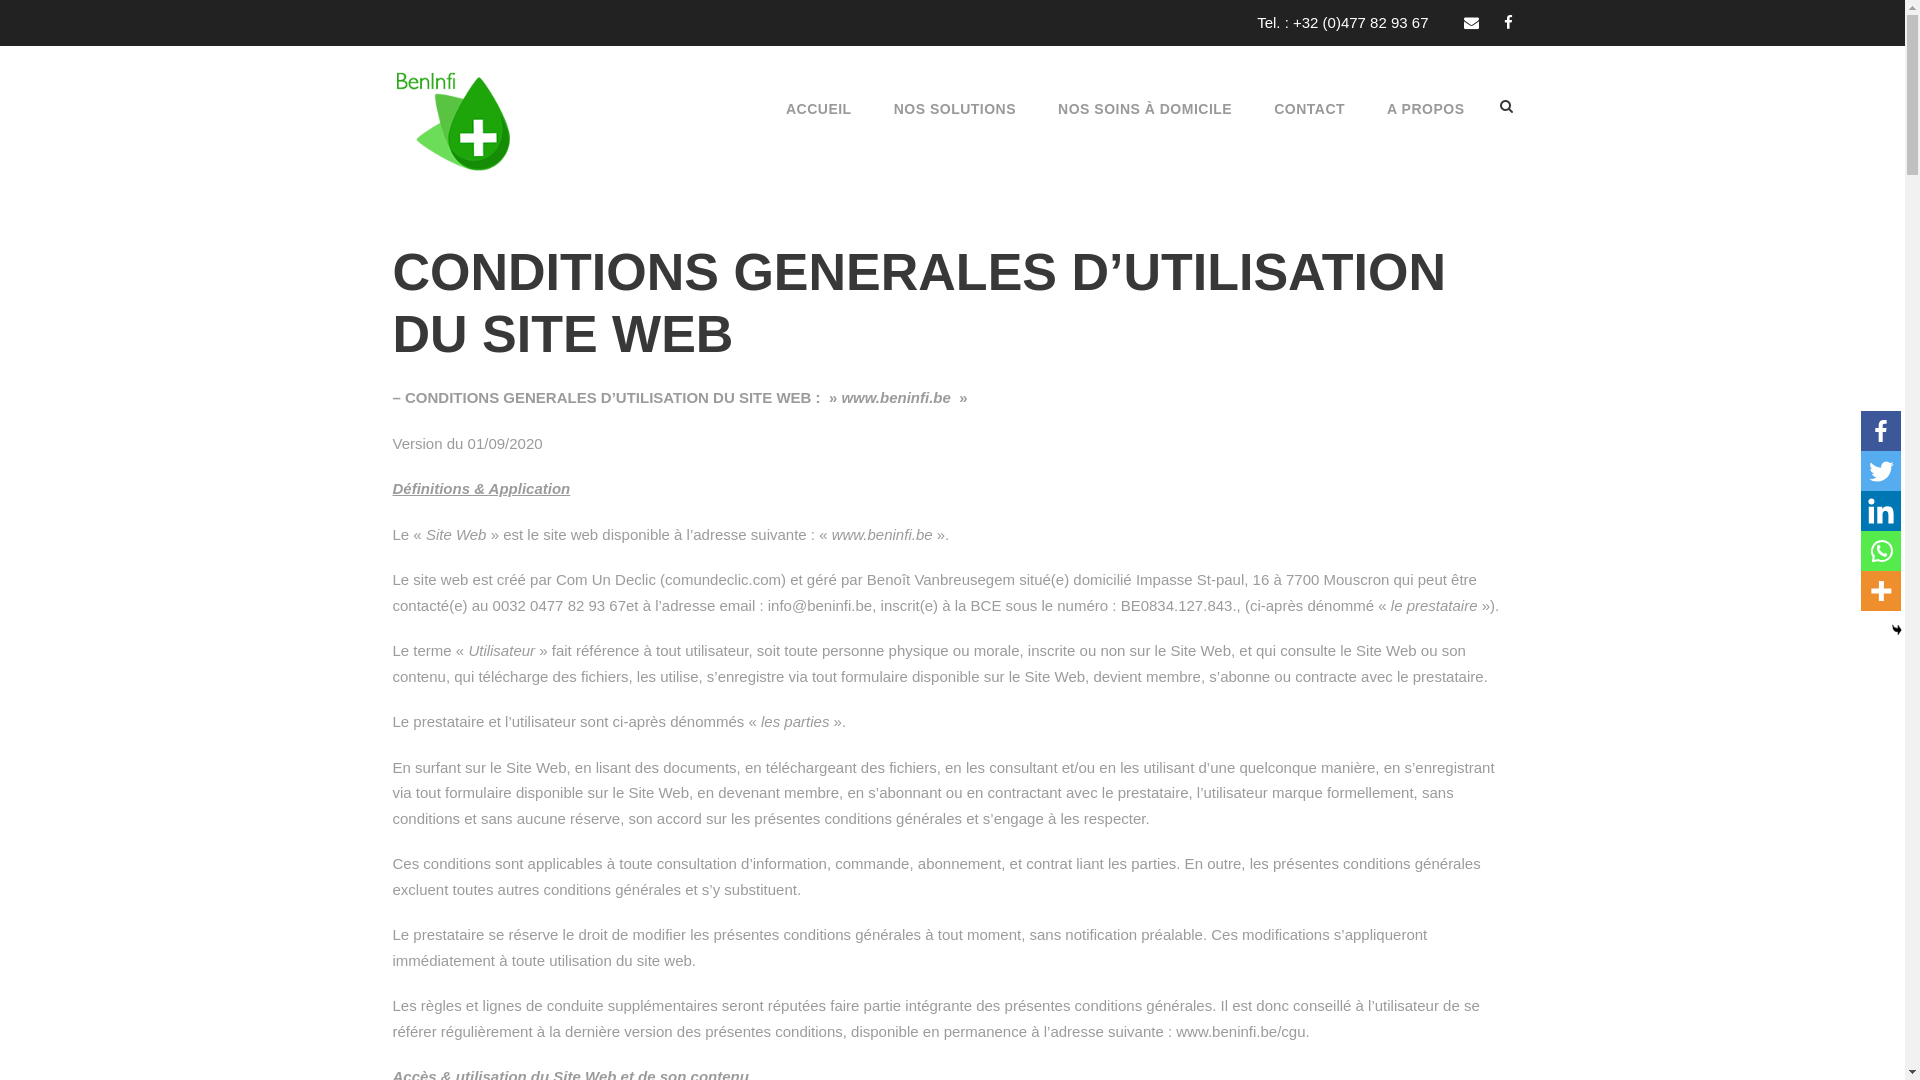 Image resolution: width=1920 pixels, height=1080 pixels. What do you see at coordinates (1880, 470) in the screenshot?
I see `'Twitter'` at bounding box center [1880, 470].